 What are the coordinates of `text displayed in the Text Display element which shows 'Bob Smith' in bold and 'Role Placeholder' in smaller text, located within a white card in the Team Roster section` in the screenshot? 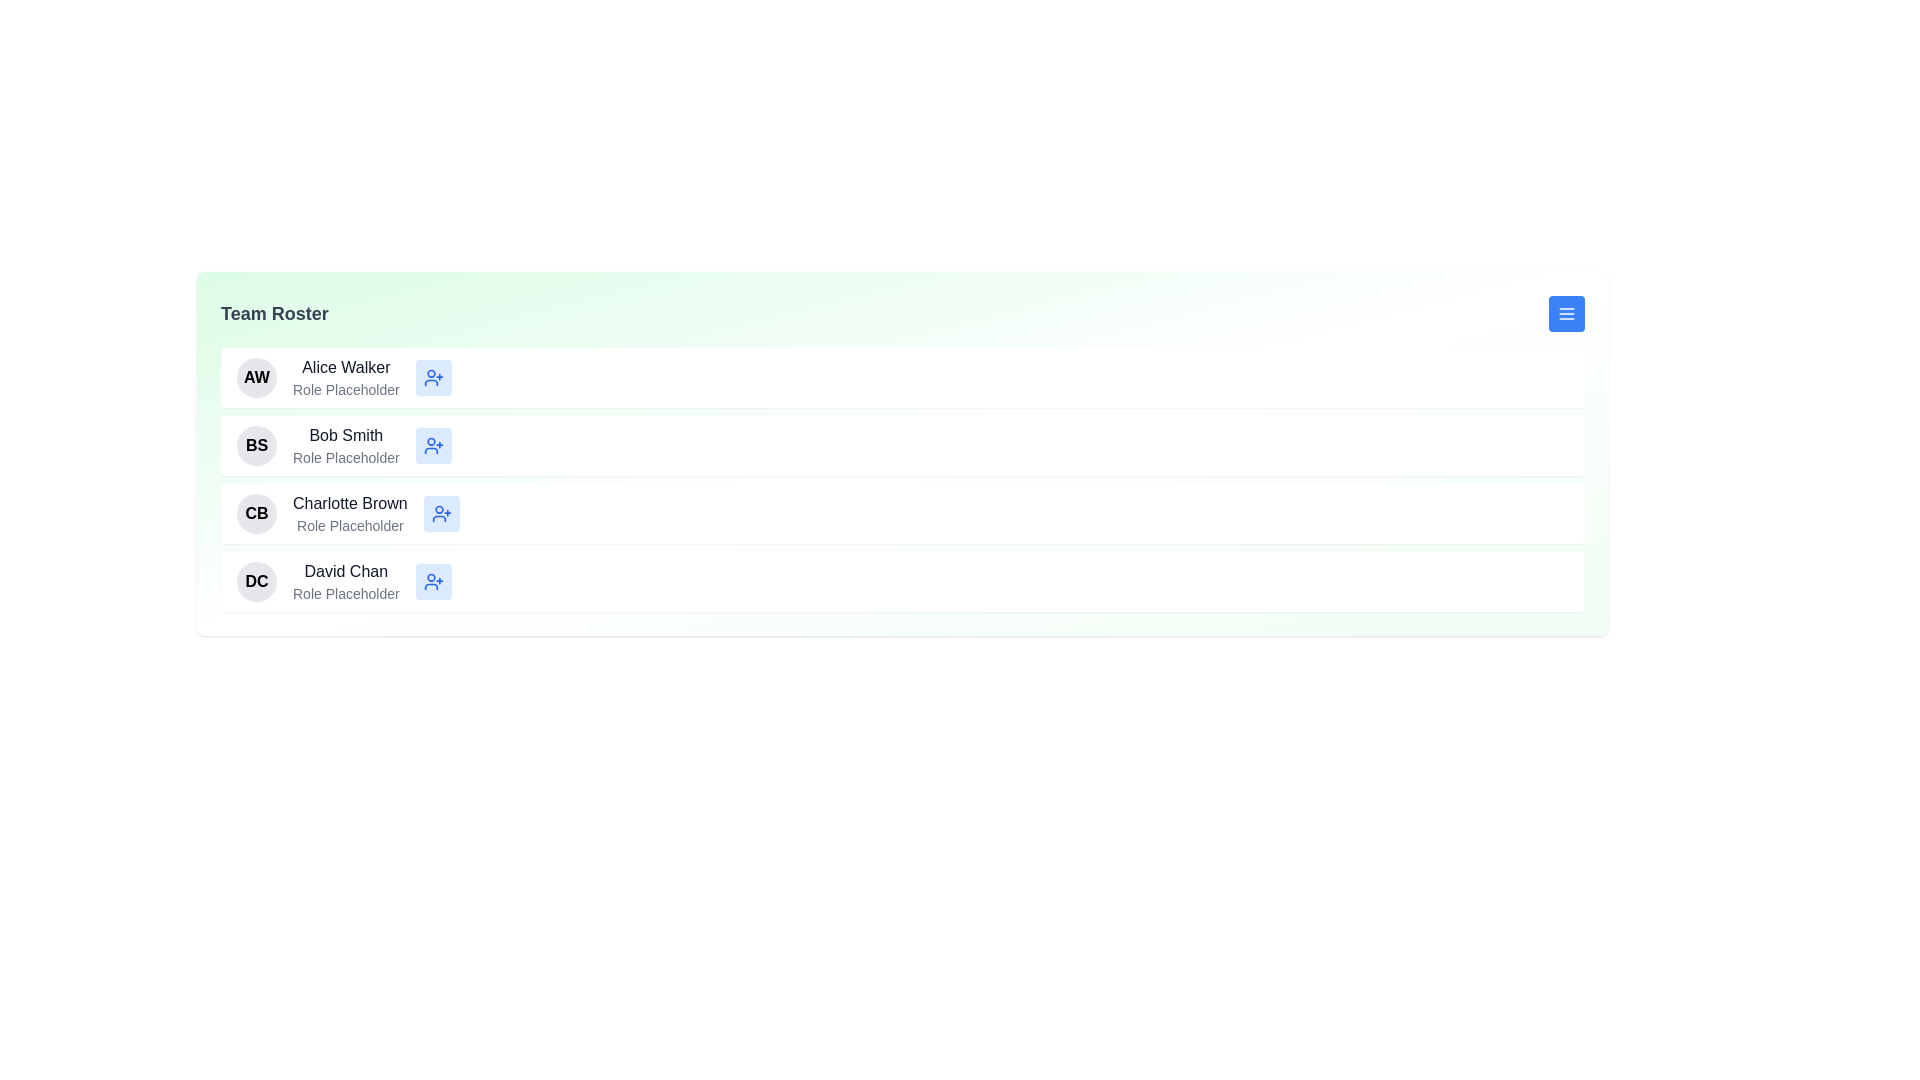 It's located at (346, 445).